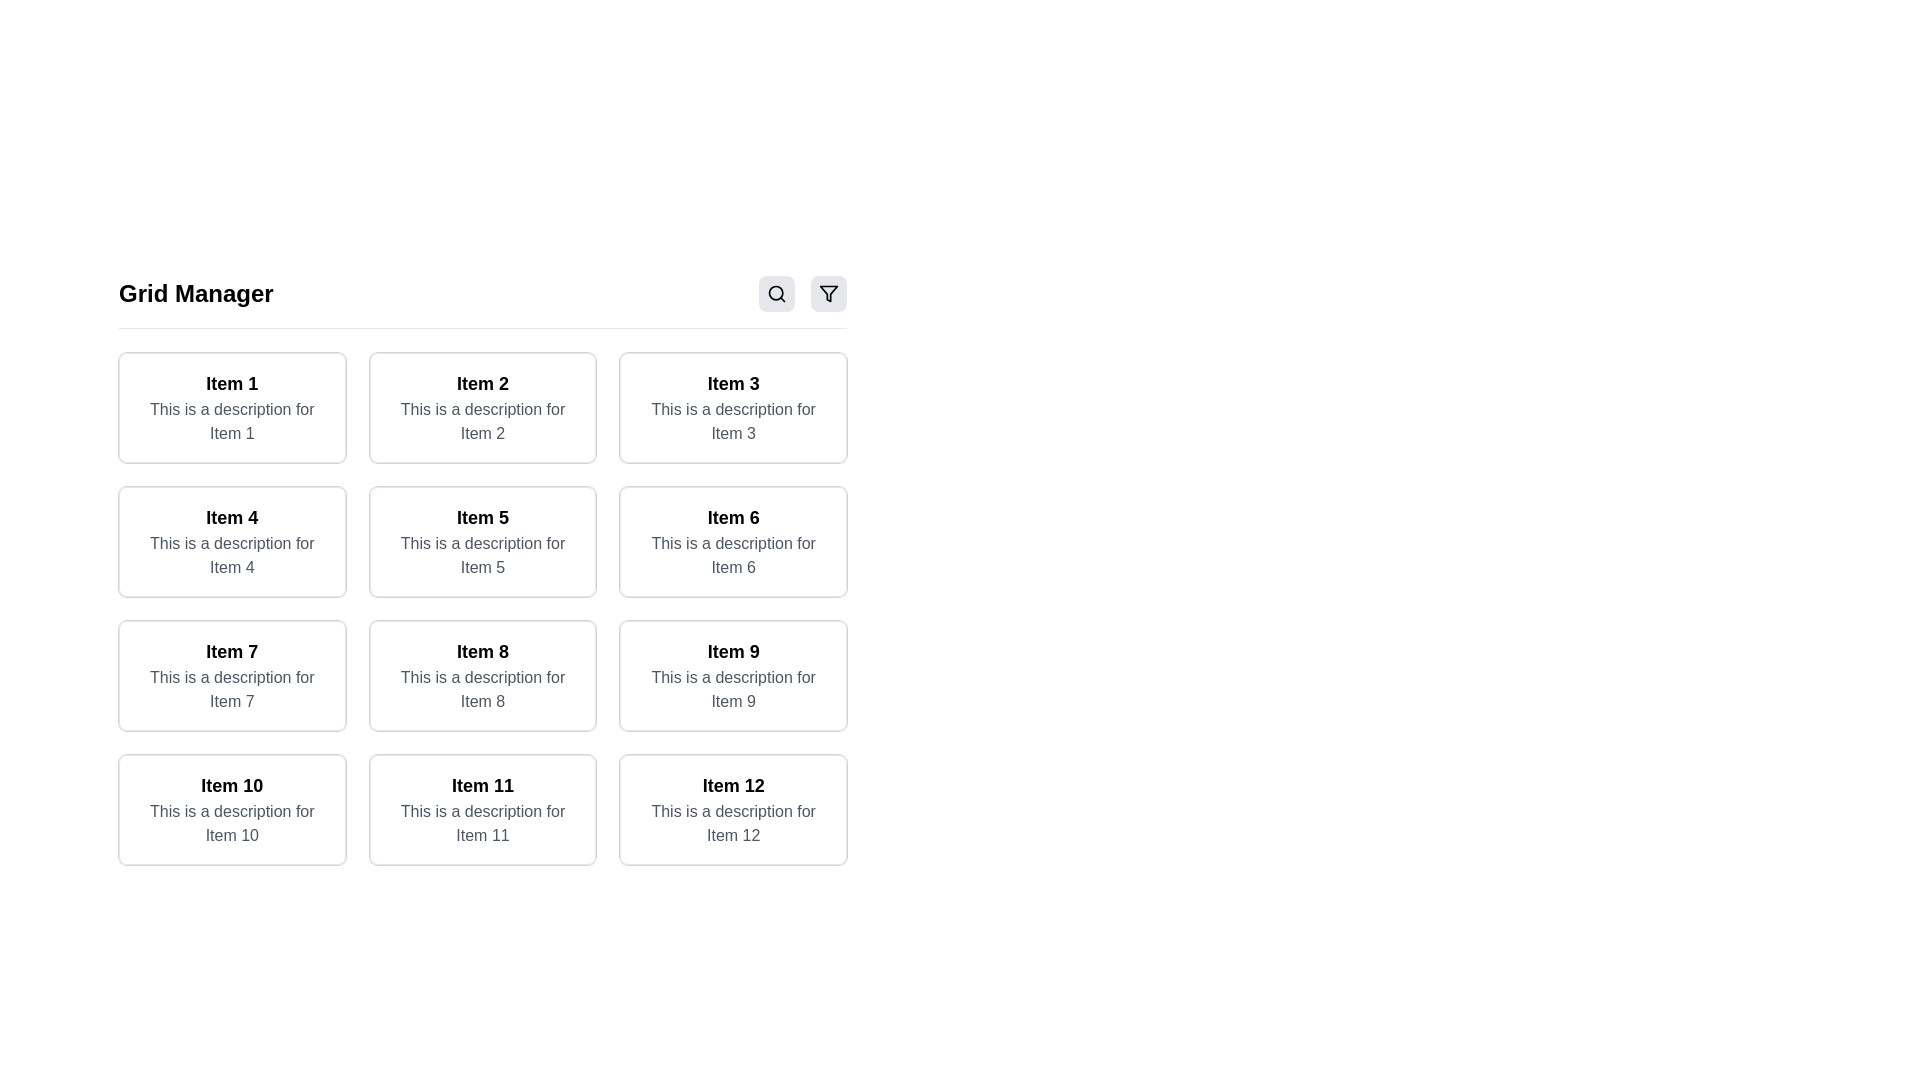 This screenshot has width=1920, height=1080. What do you see at coordinates (829, 293) in the screenshot?
I see `the filter button located in the top-right corner of the interface, which is the second button from the right, directly next to the search button with a magnifying glass icon` at bounding box center [829, 293].